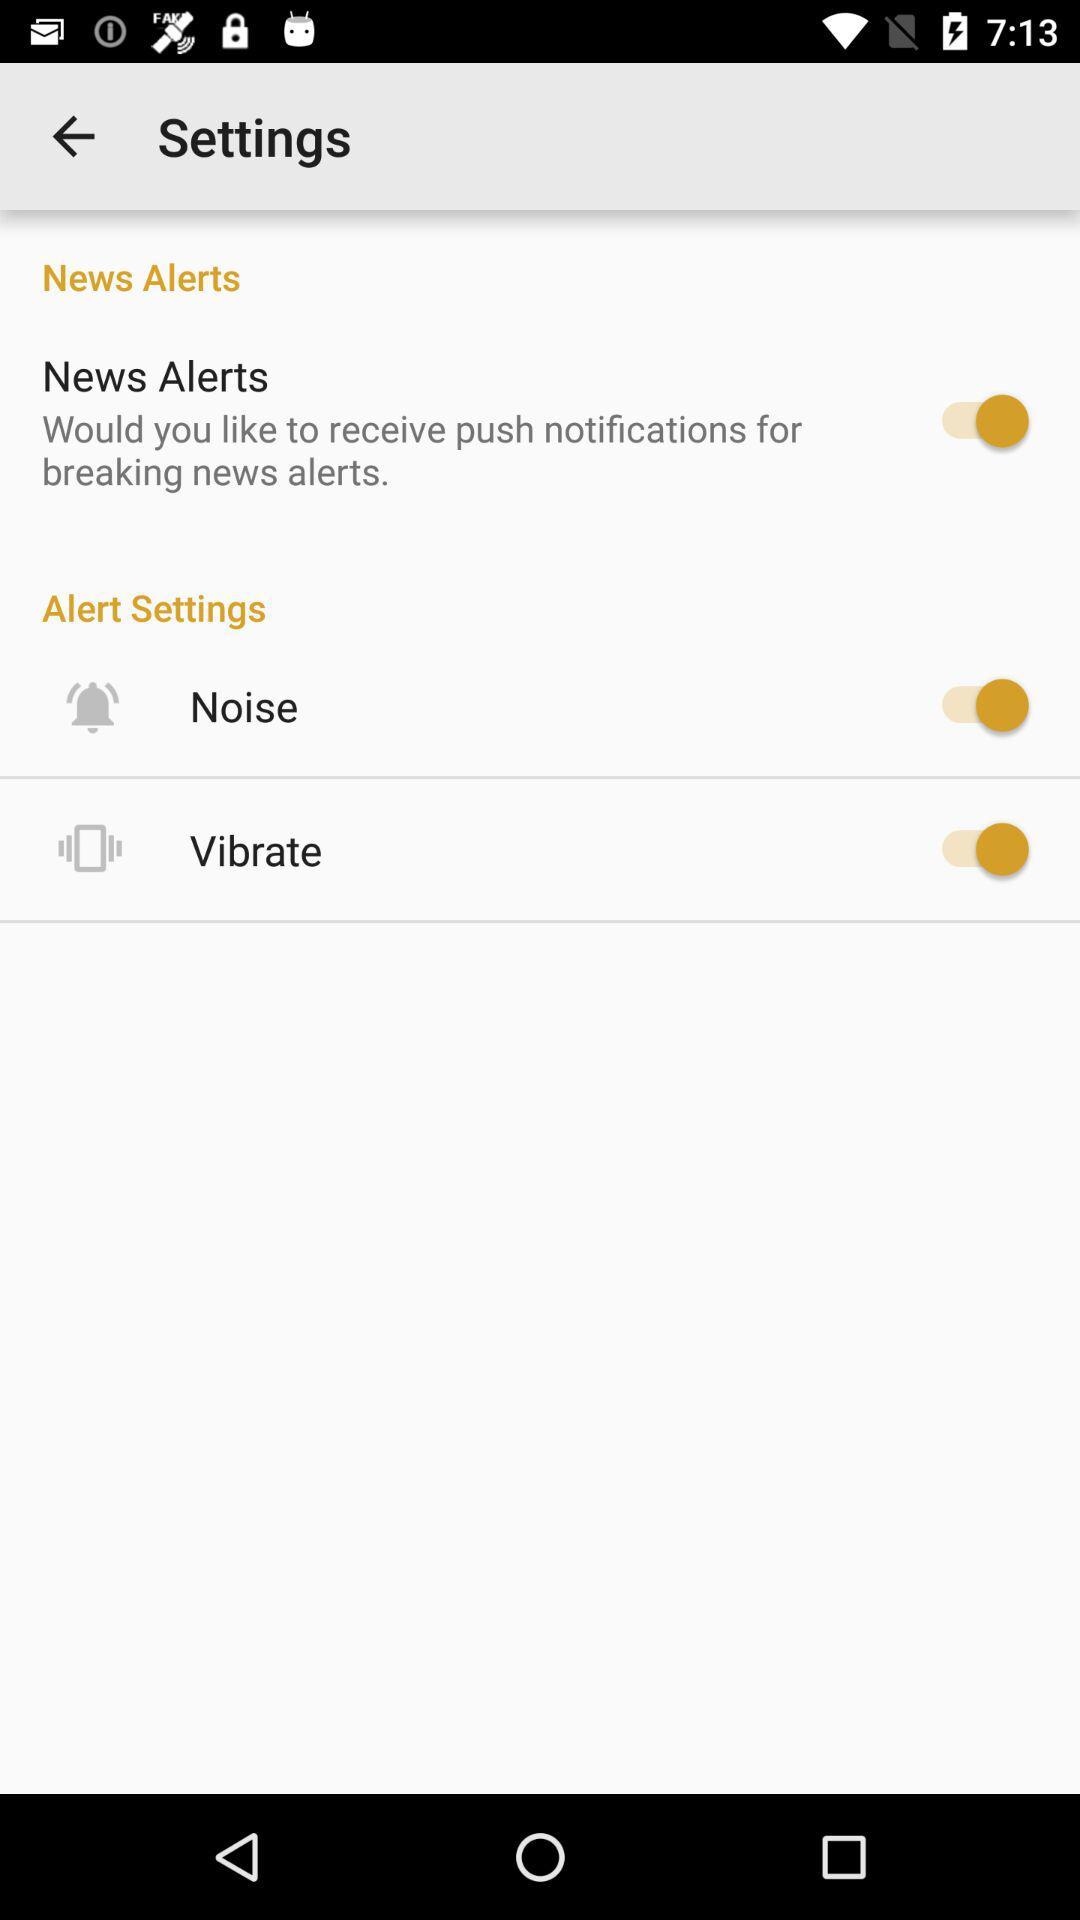  Describe the element at coordinates (243, 705) in the screenshot. I see `the noise item` at that location.